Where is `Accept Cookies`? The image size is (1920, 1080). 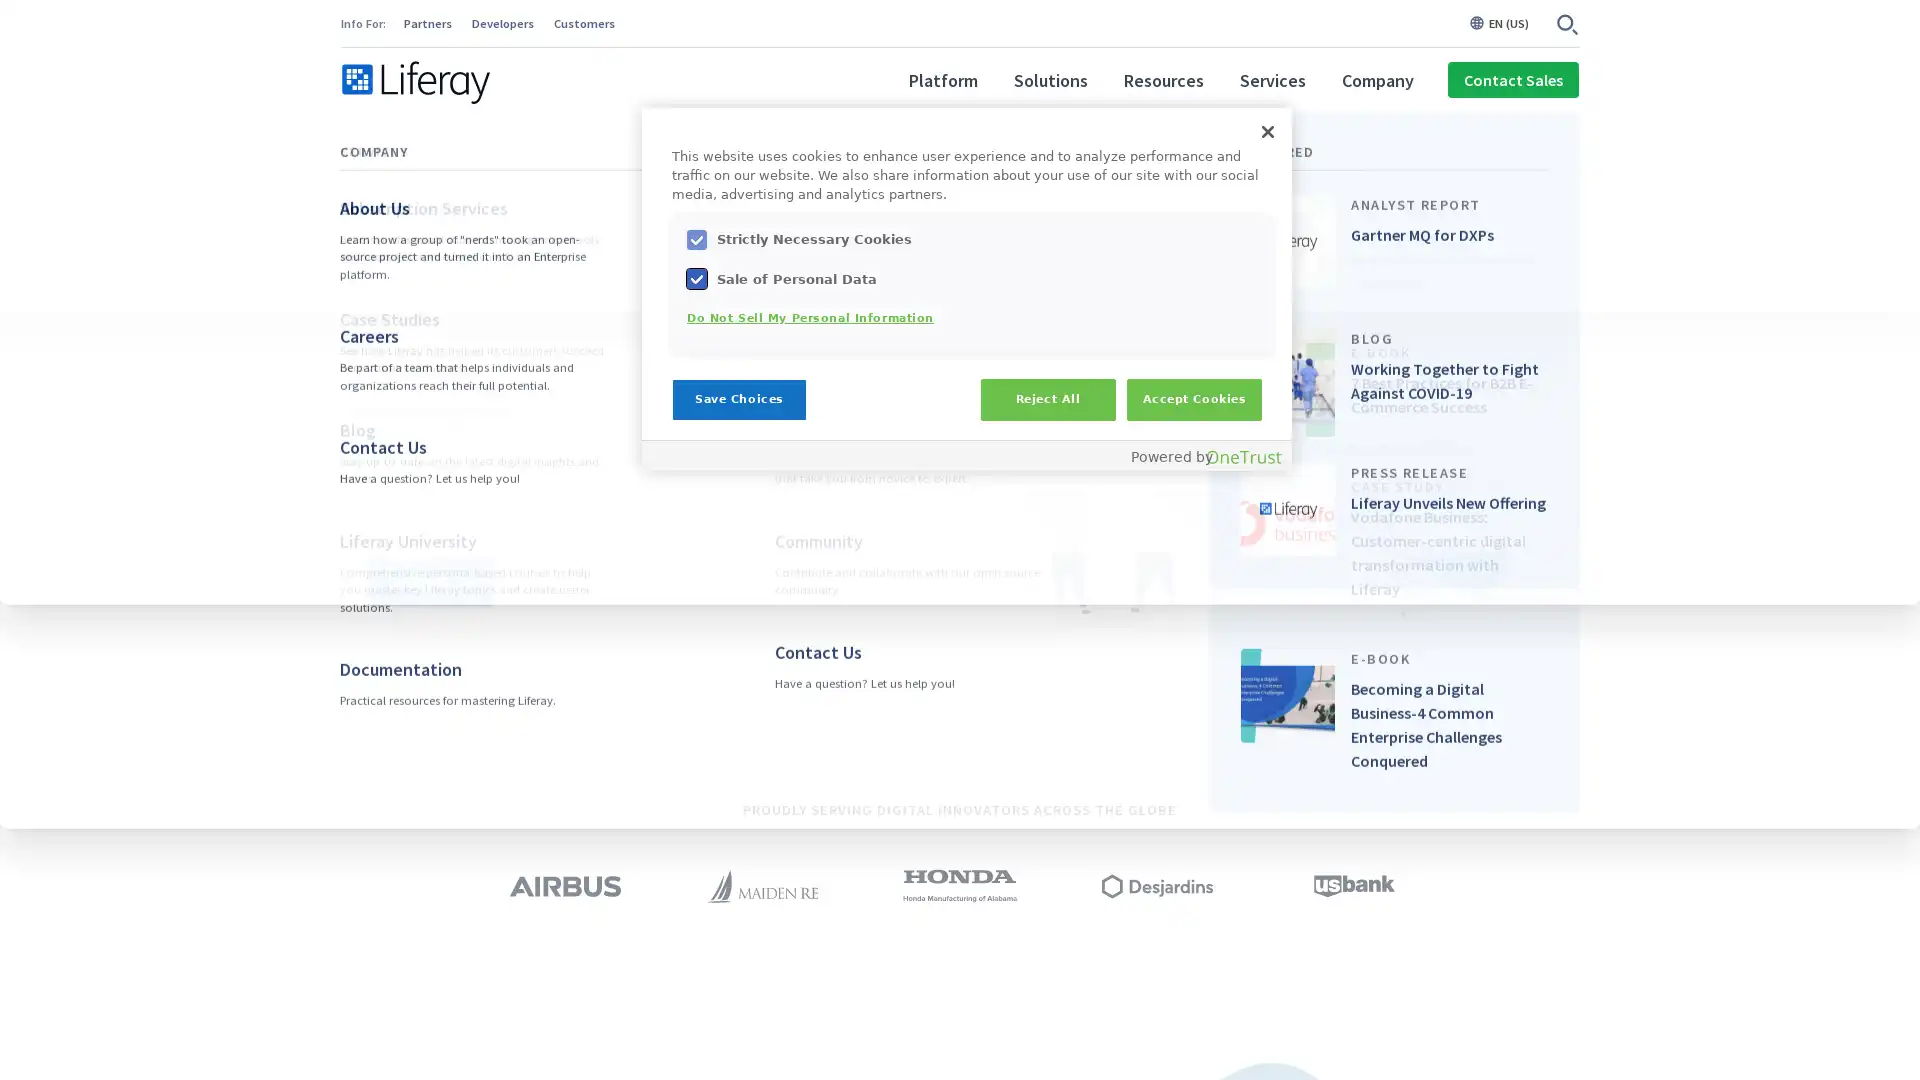 Accept Cookies is located at coordinates (1194, 398).